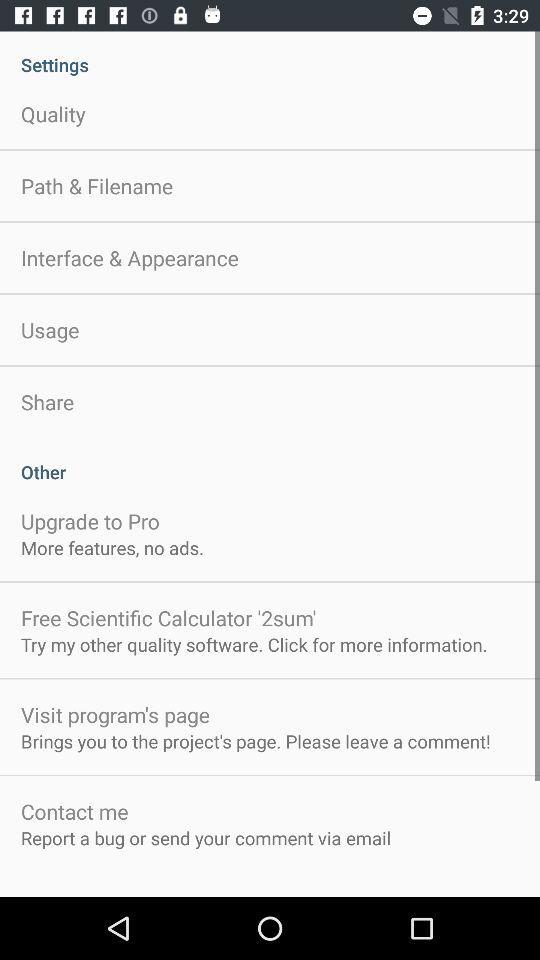 This screenshot has width=540, height=960. What do you see at coordinates (167, 617) in the screenshot?
I see `the item above the try my other item` at bounding box center [167, 617].